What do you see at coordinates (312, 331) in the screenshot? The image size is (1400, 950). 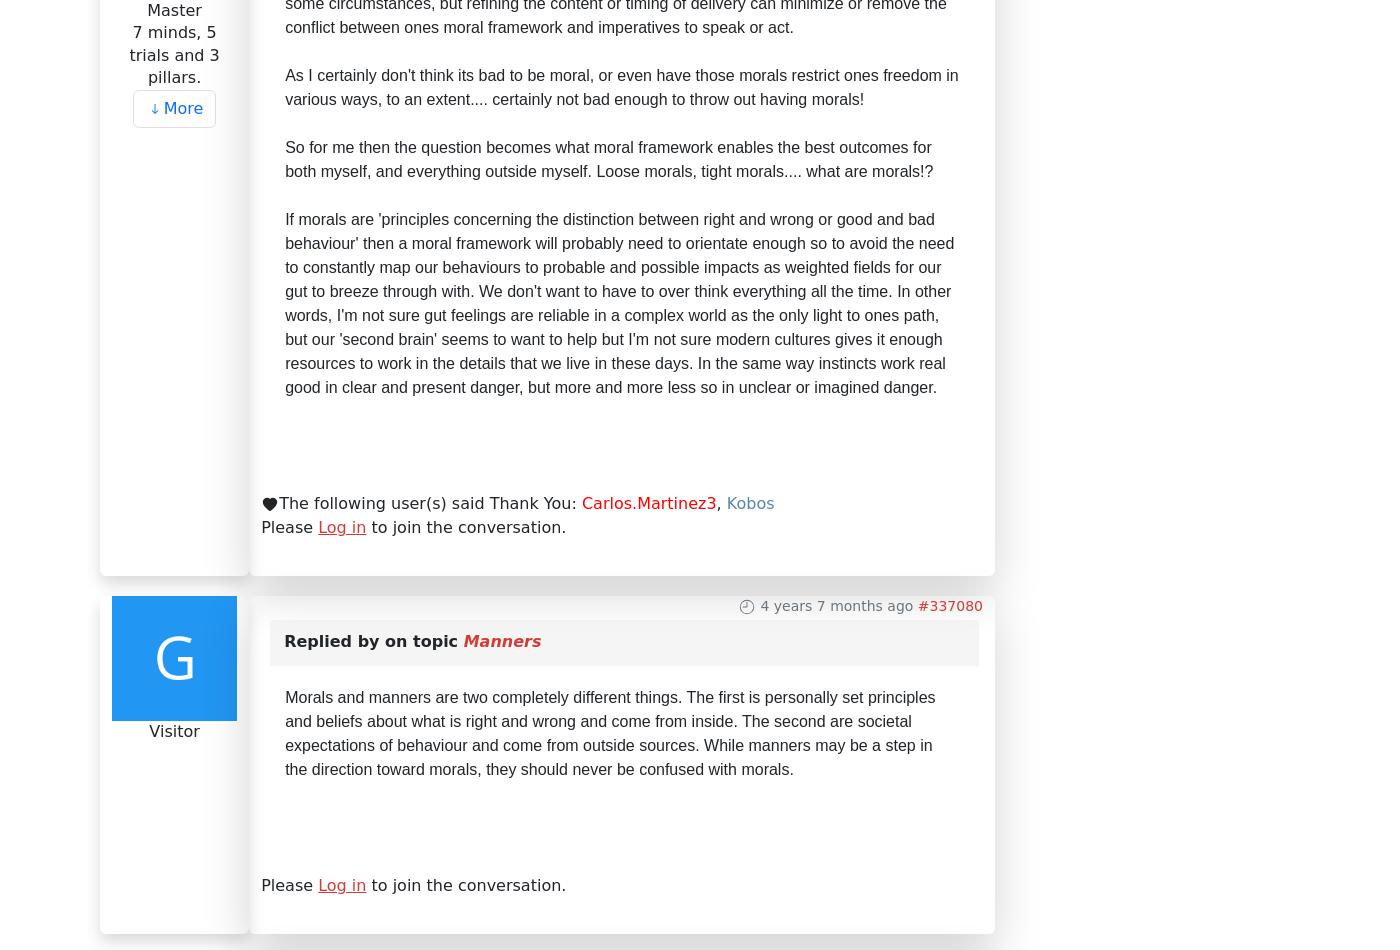 I see `'3'` at bounding box center [312, 331].